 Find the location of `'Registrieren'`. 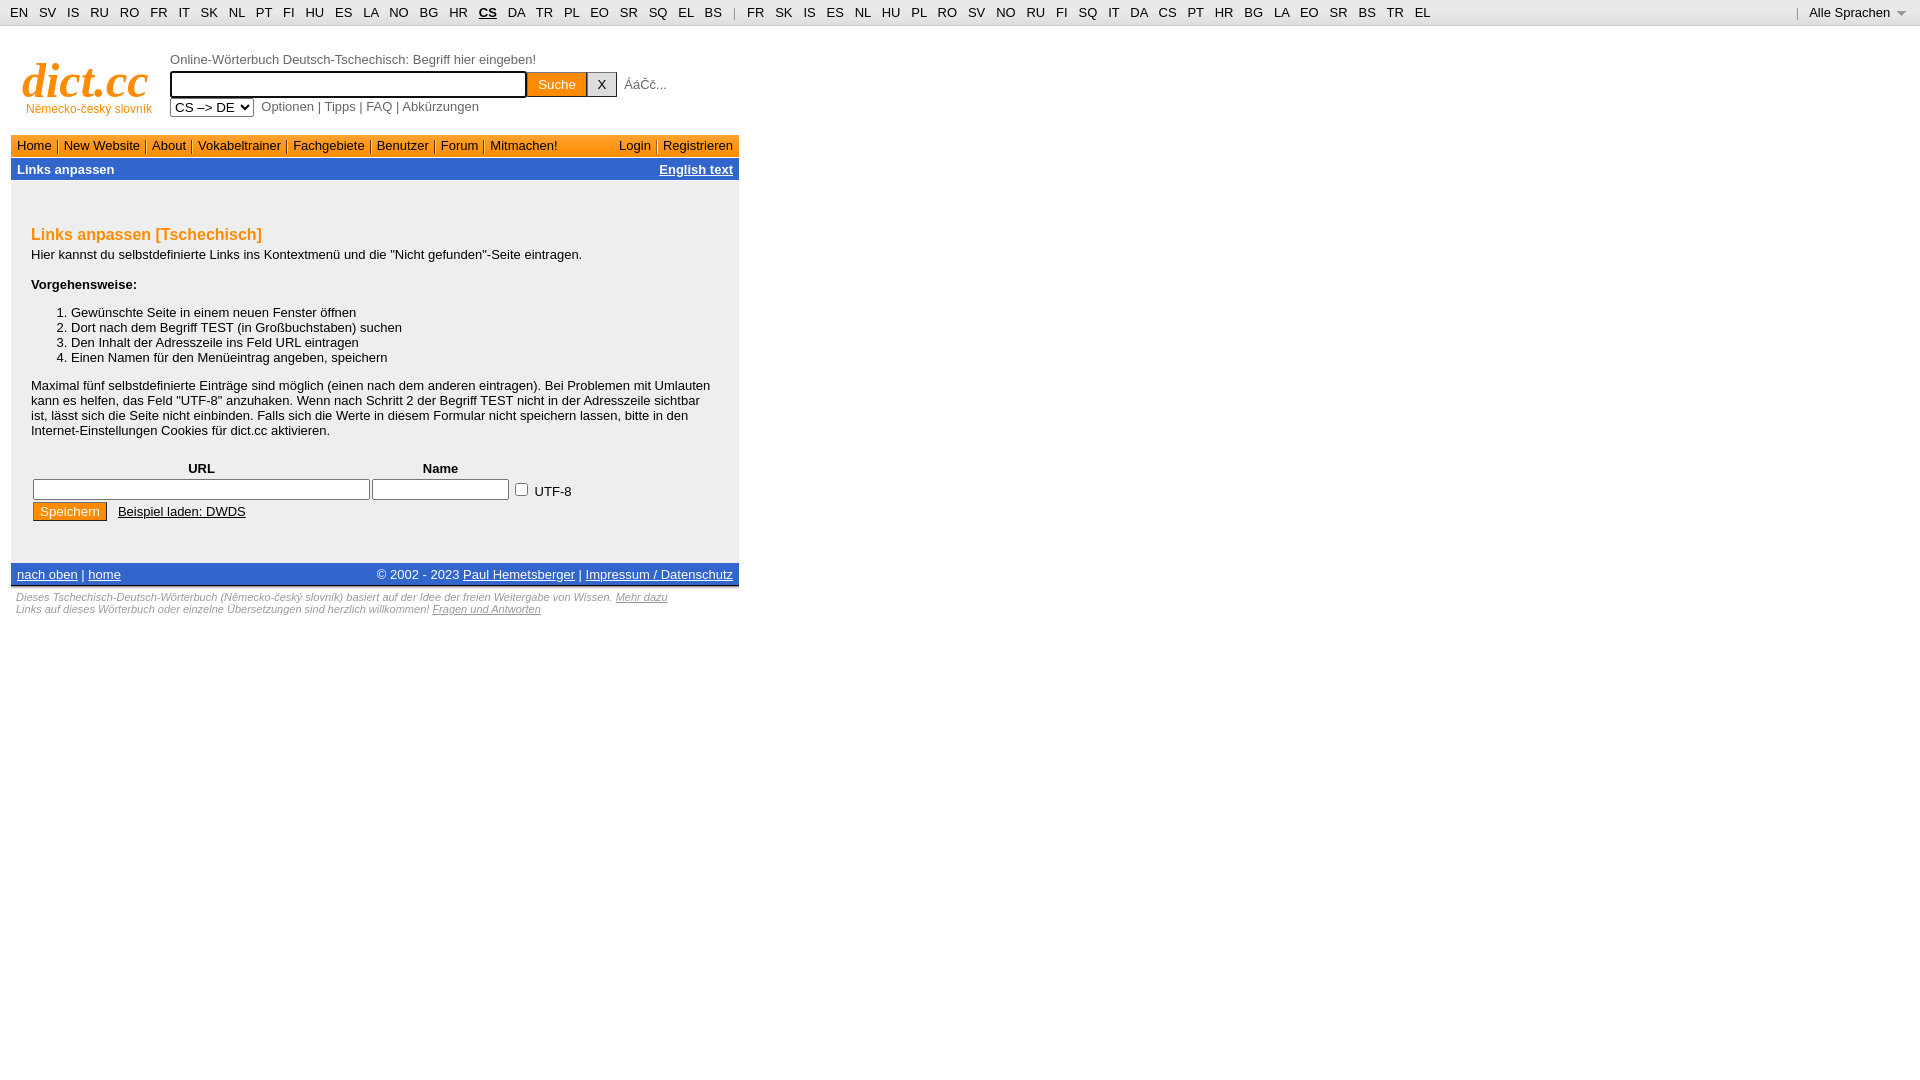

'Registrieren' is located at coordinates (697, 144).